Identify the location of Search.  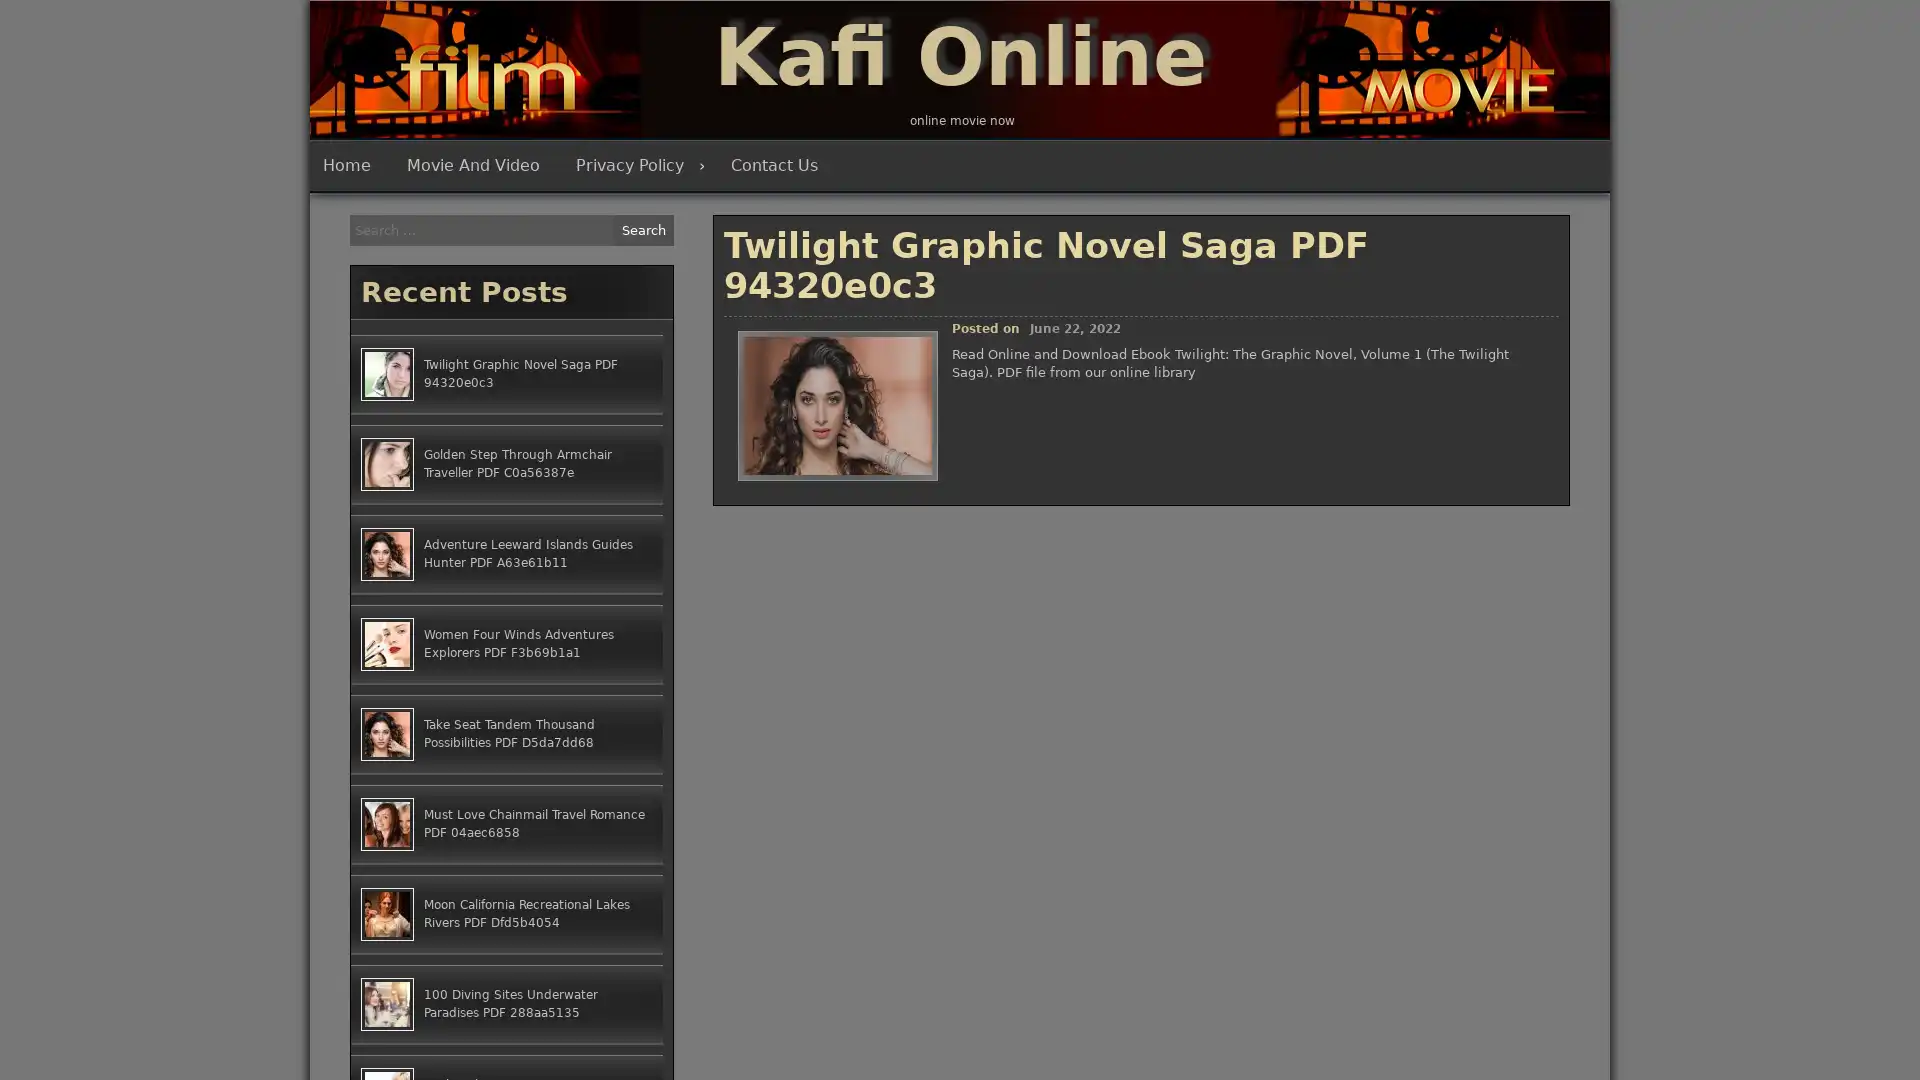
(643, 229).